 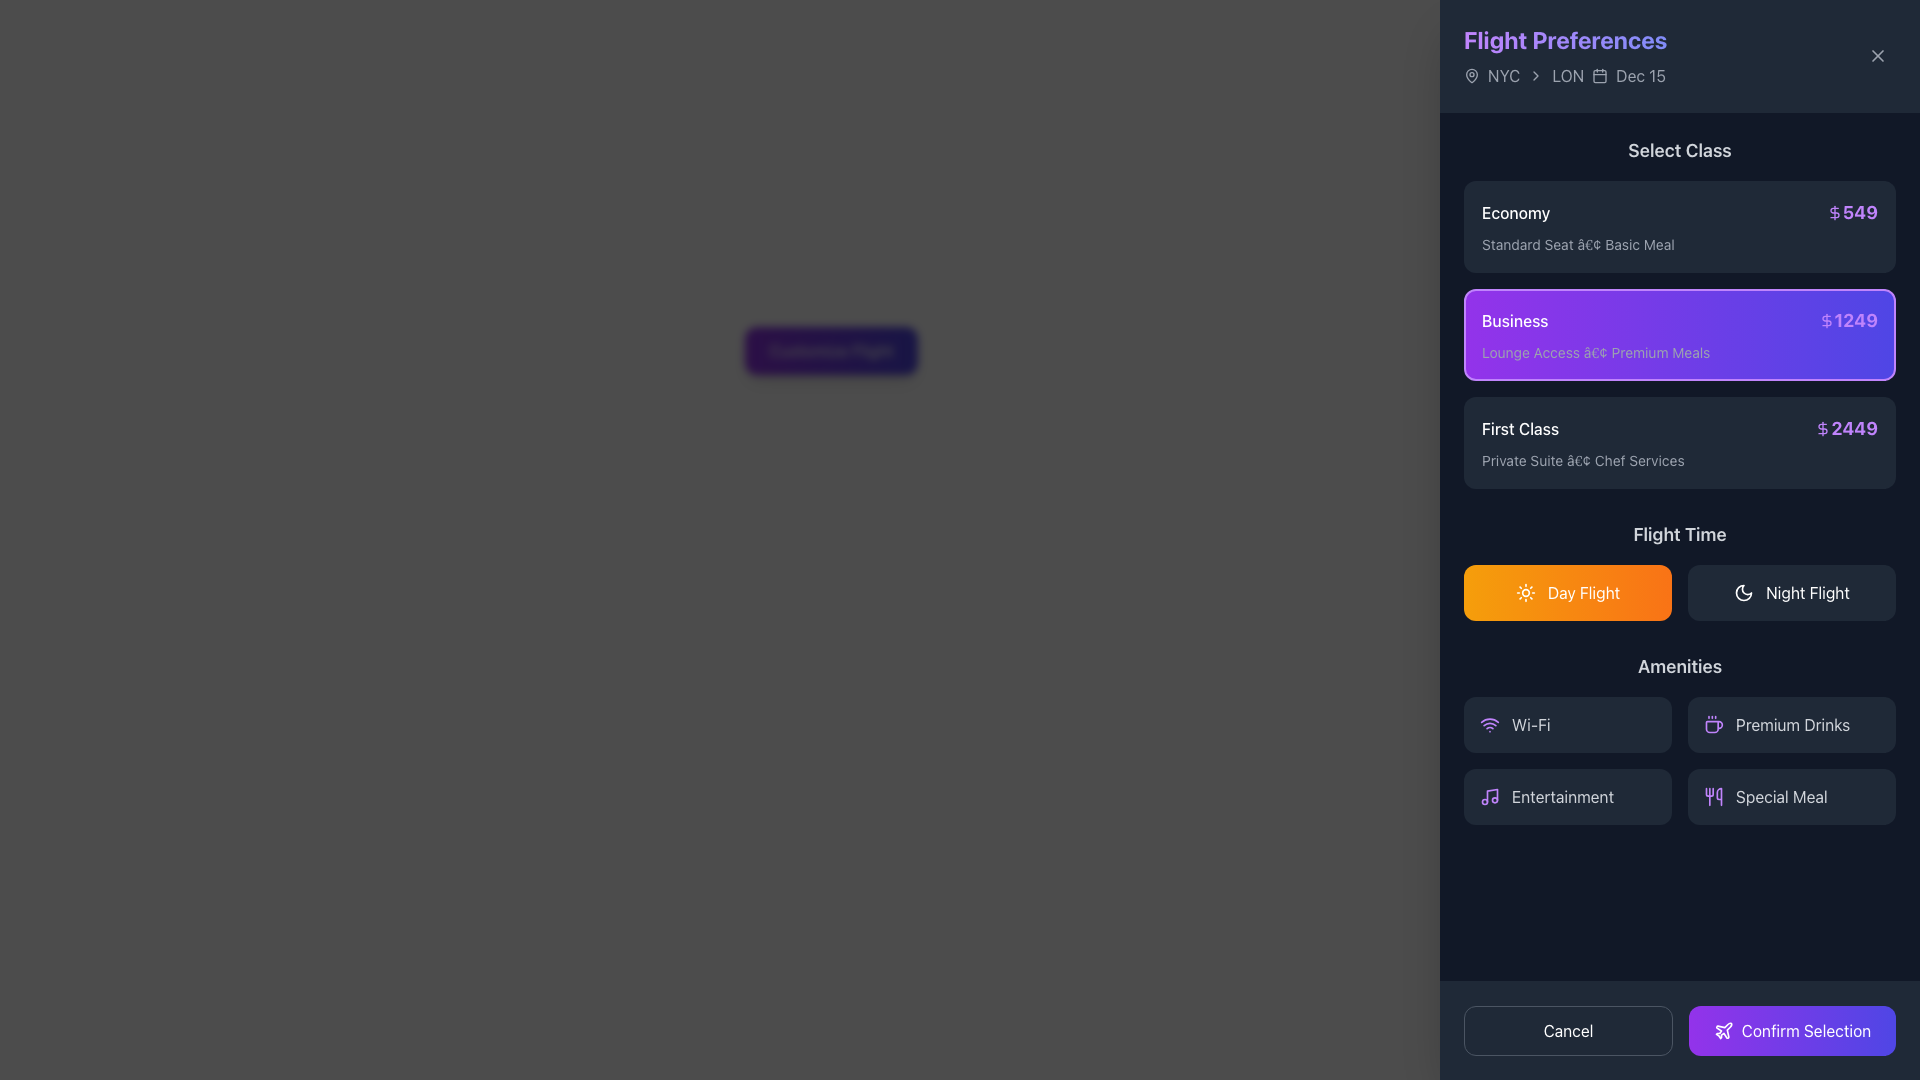 I want to click on the 'Special Meal' button located in the 'Amenities' section, which is the fourth item in the grid layout, so click(x=1791, y=796).